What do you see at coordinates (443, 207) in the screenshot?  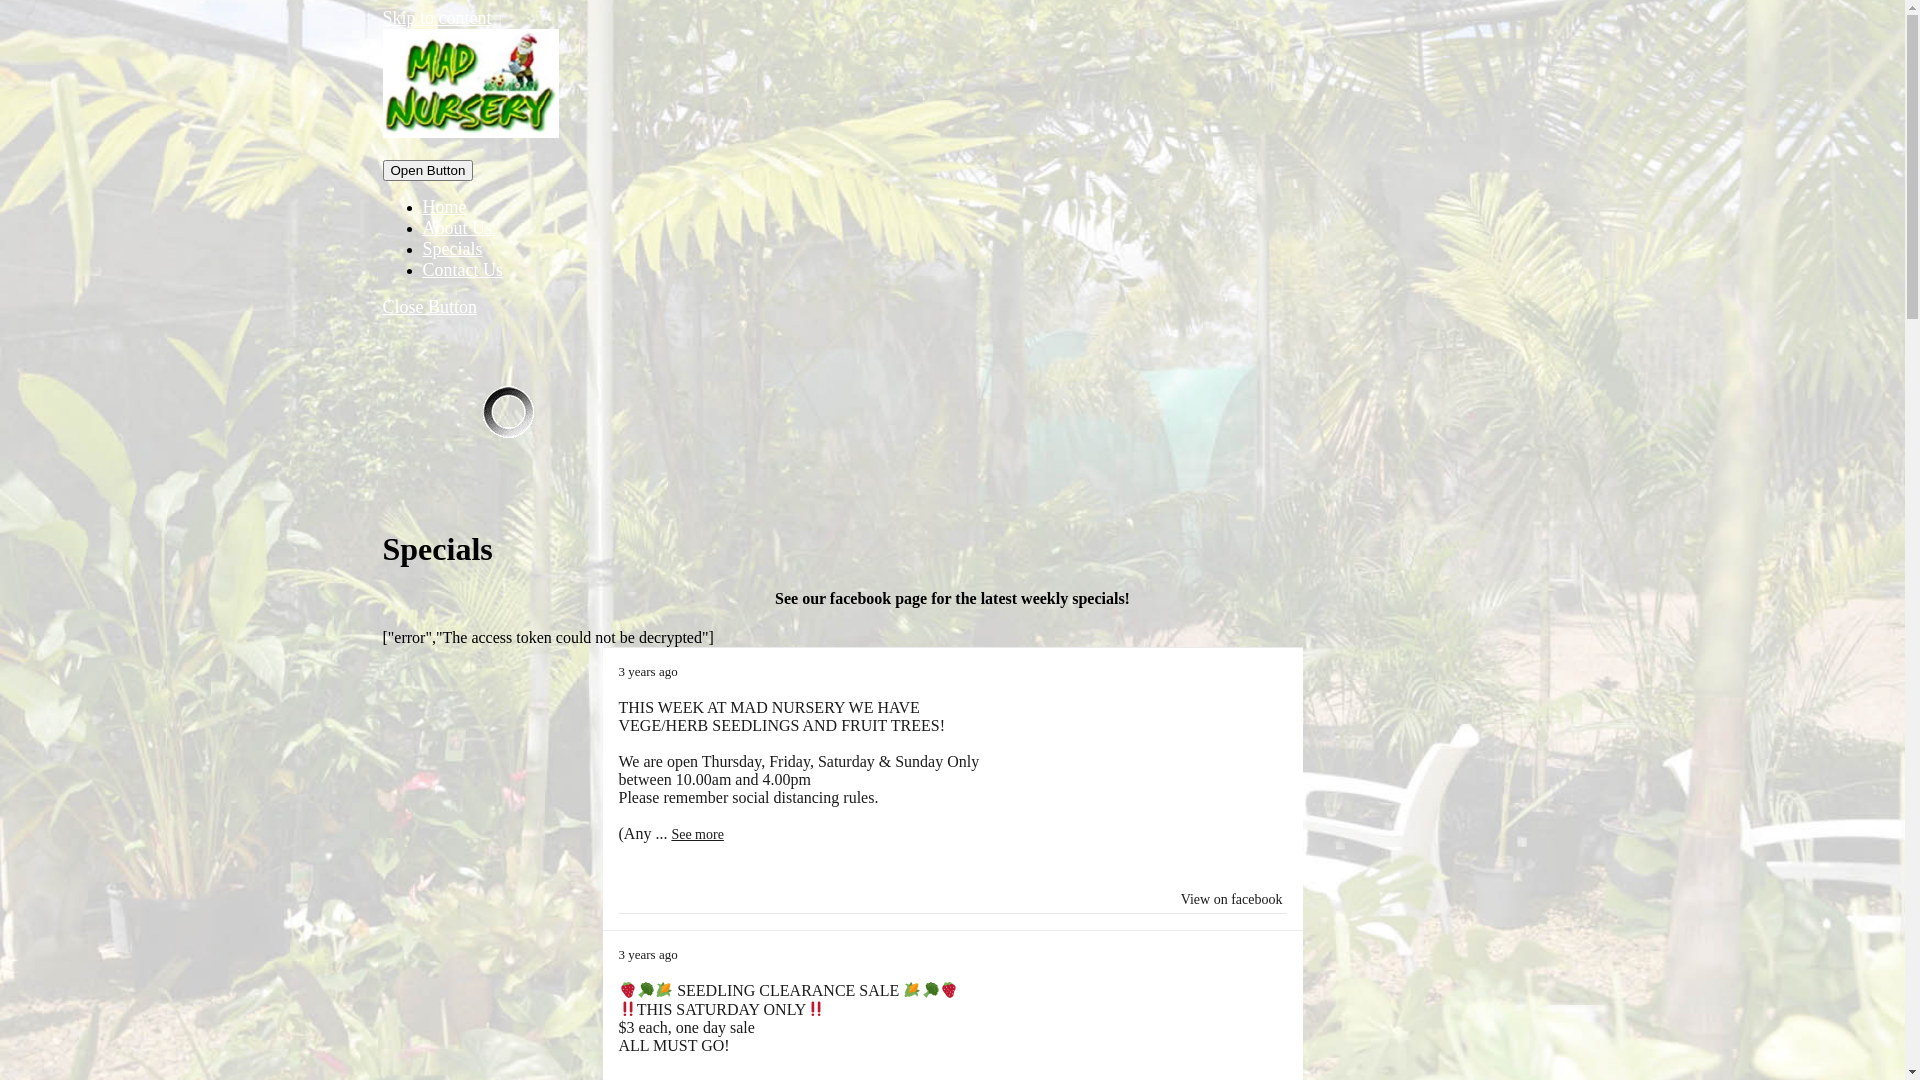 I see `'Home'` at bounding box center [443, 207].